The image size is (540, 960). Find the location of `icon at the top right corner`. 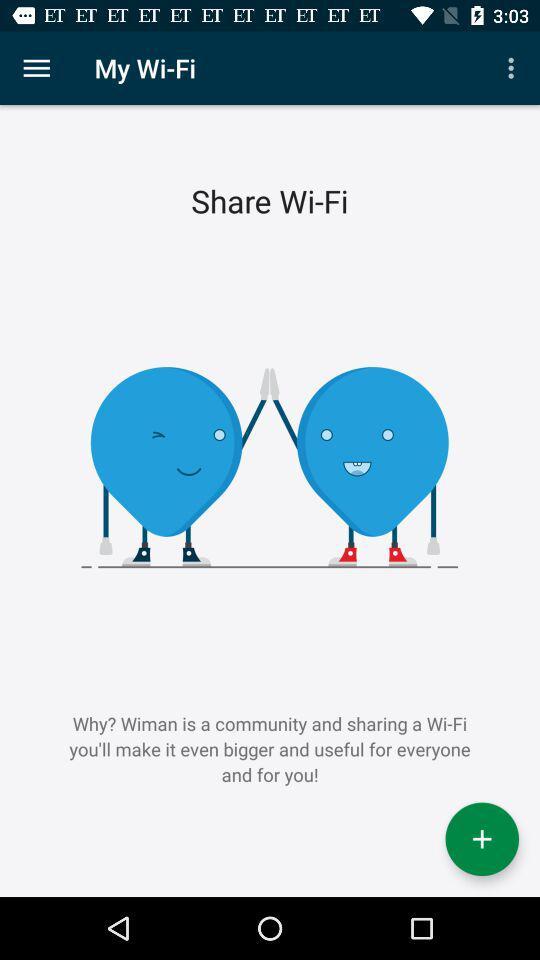

icon at the top right corner is located at coordinates (513, 68).